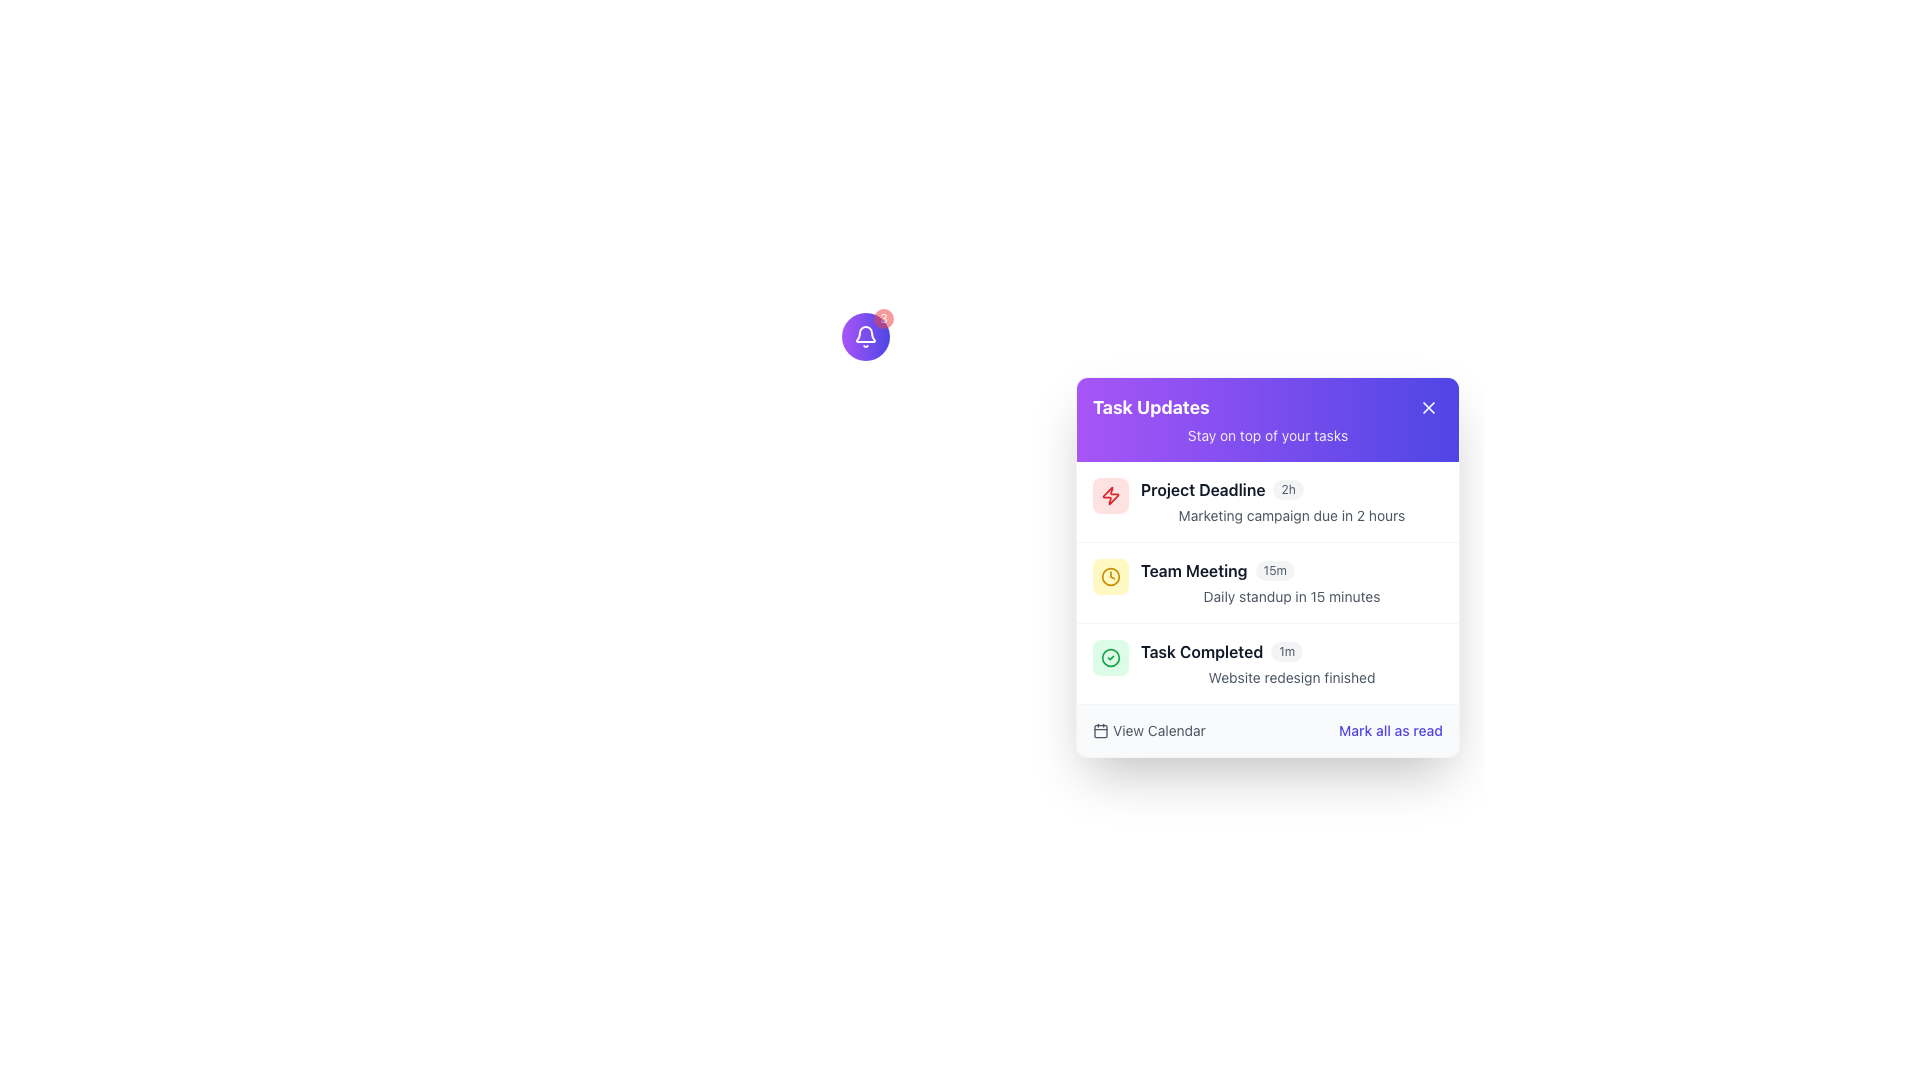  Describe the element at coordinates (1266, 663) in the screenshot. I see `the third task entry in the task list labeled 'Task Completed' to view its details` at that location.